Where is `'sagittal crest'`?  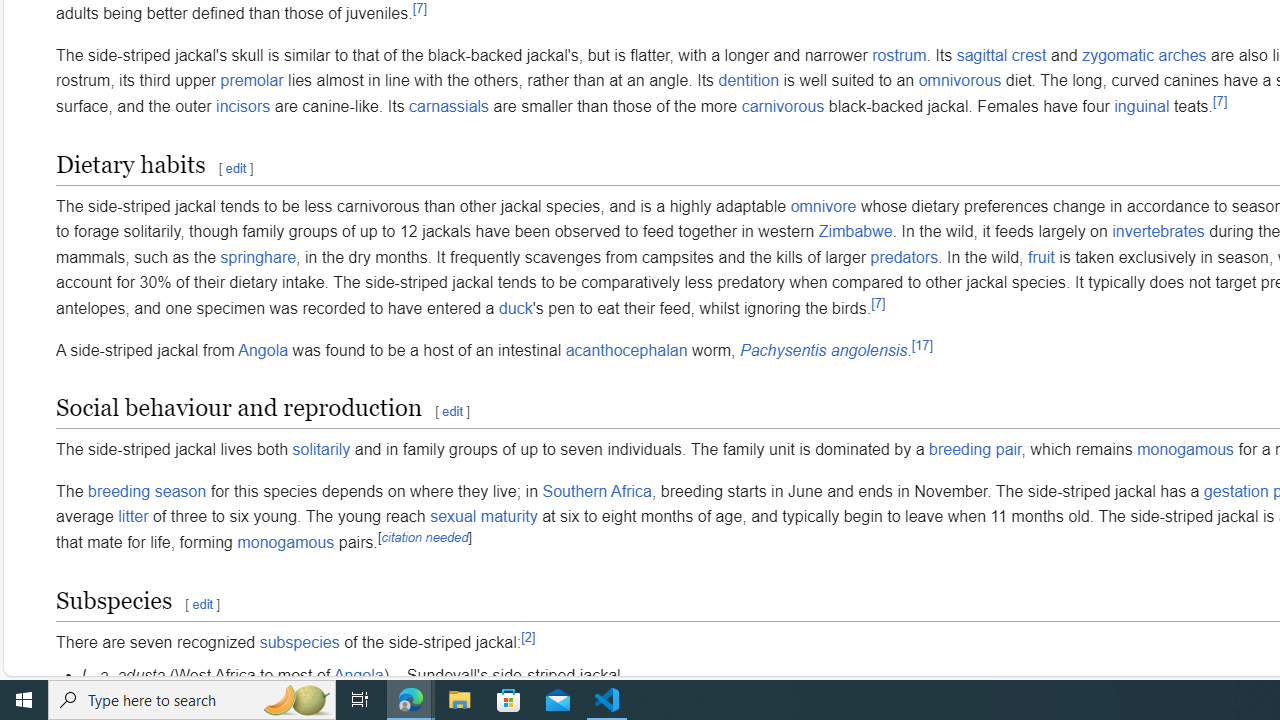 'sagittal crest' is located at coordinates (1001, 54).